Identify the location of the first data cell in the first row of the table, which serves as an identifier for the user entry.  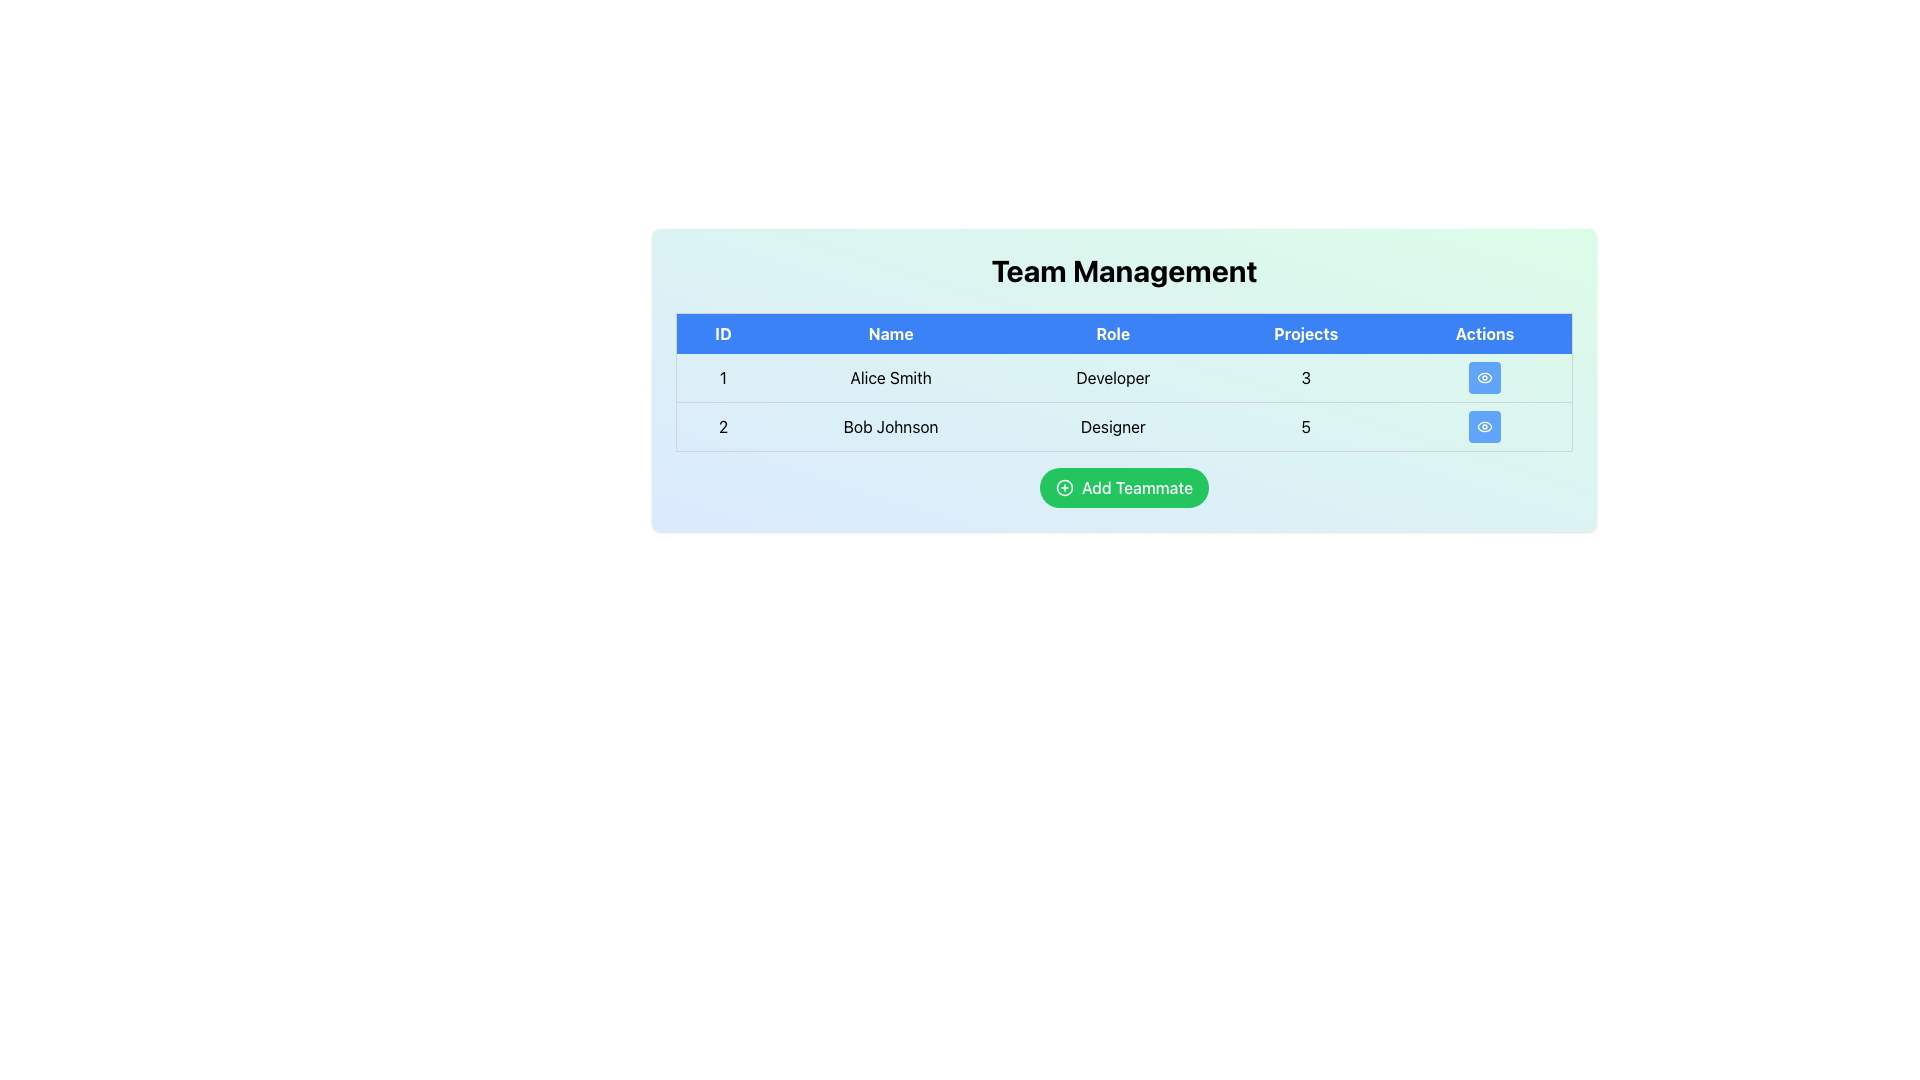
(722, 378).